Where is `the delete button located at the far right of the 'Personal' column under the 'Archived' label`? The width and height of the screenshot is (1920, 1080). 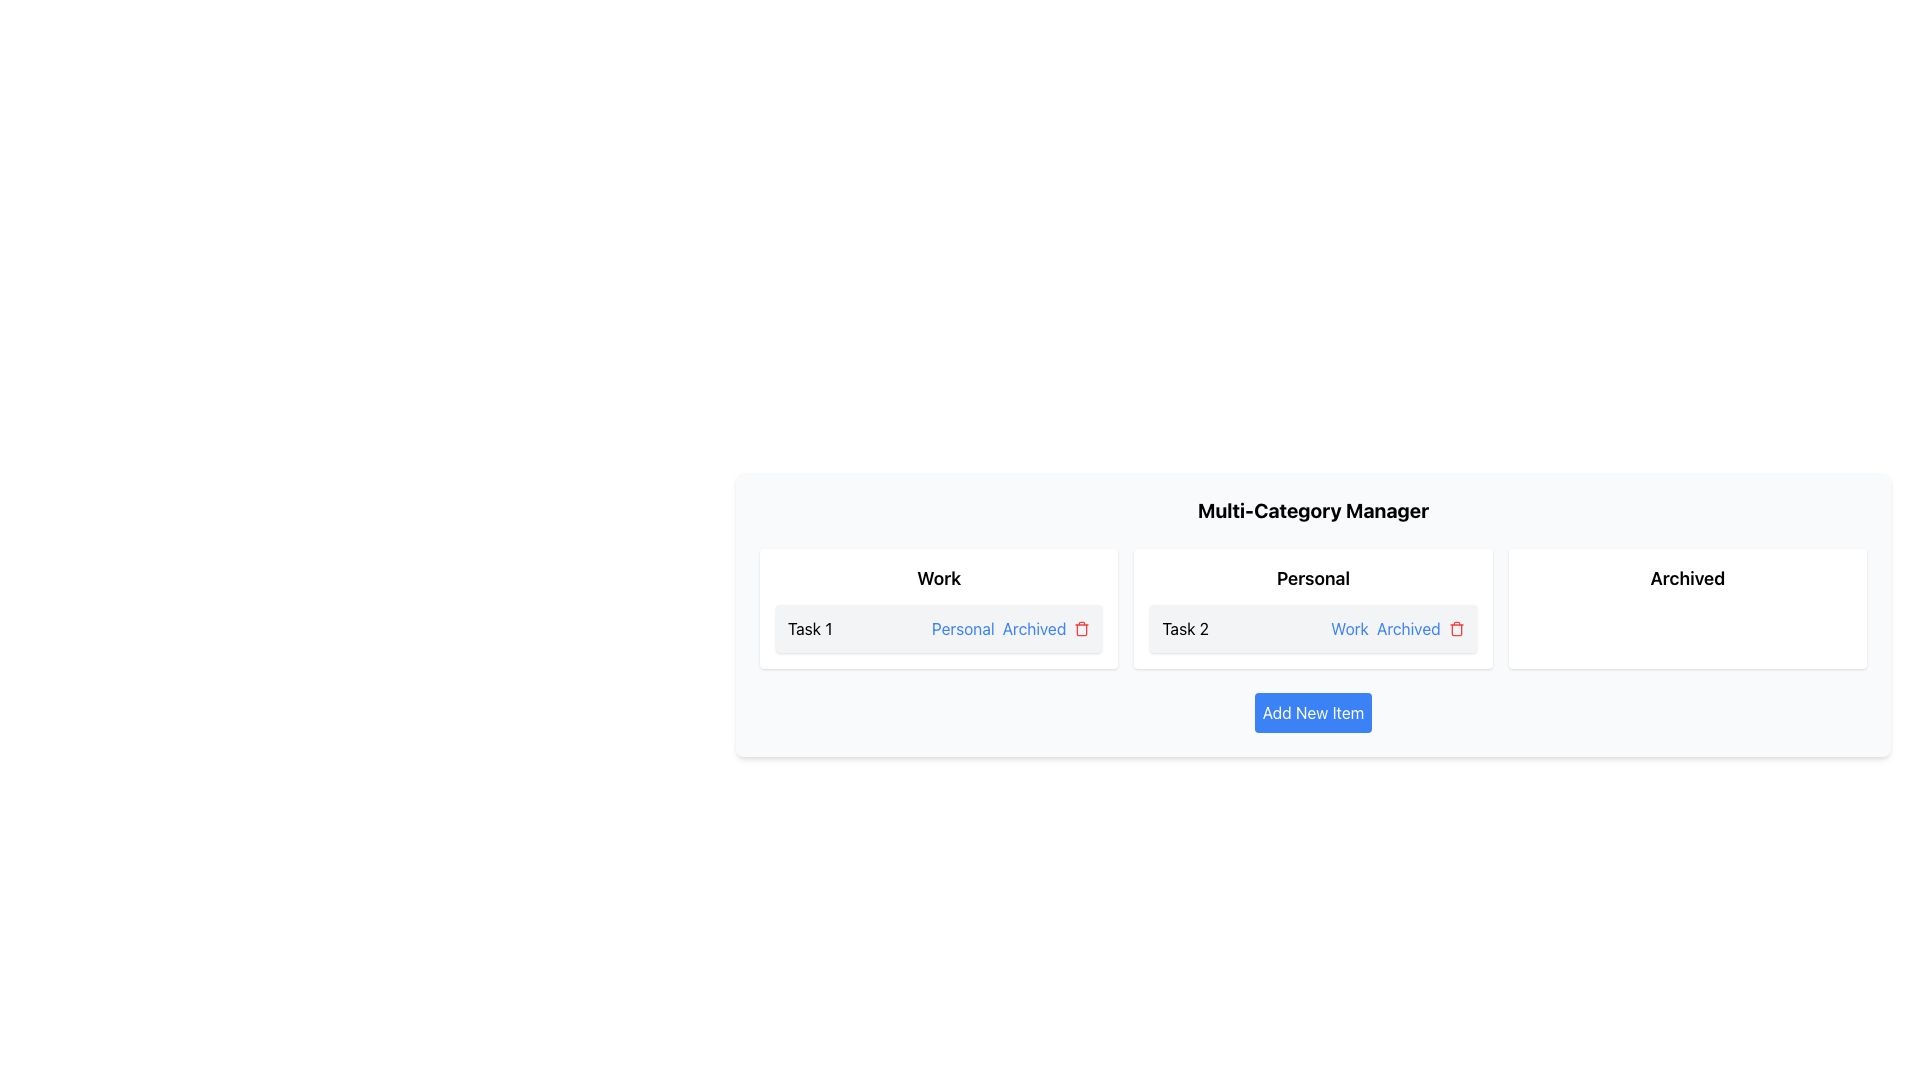
the delete button located at the far right of the 'Personal' column under the 'Archived' label is located at coordinates (1081, 627).